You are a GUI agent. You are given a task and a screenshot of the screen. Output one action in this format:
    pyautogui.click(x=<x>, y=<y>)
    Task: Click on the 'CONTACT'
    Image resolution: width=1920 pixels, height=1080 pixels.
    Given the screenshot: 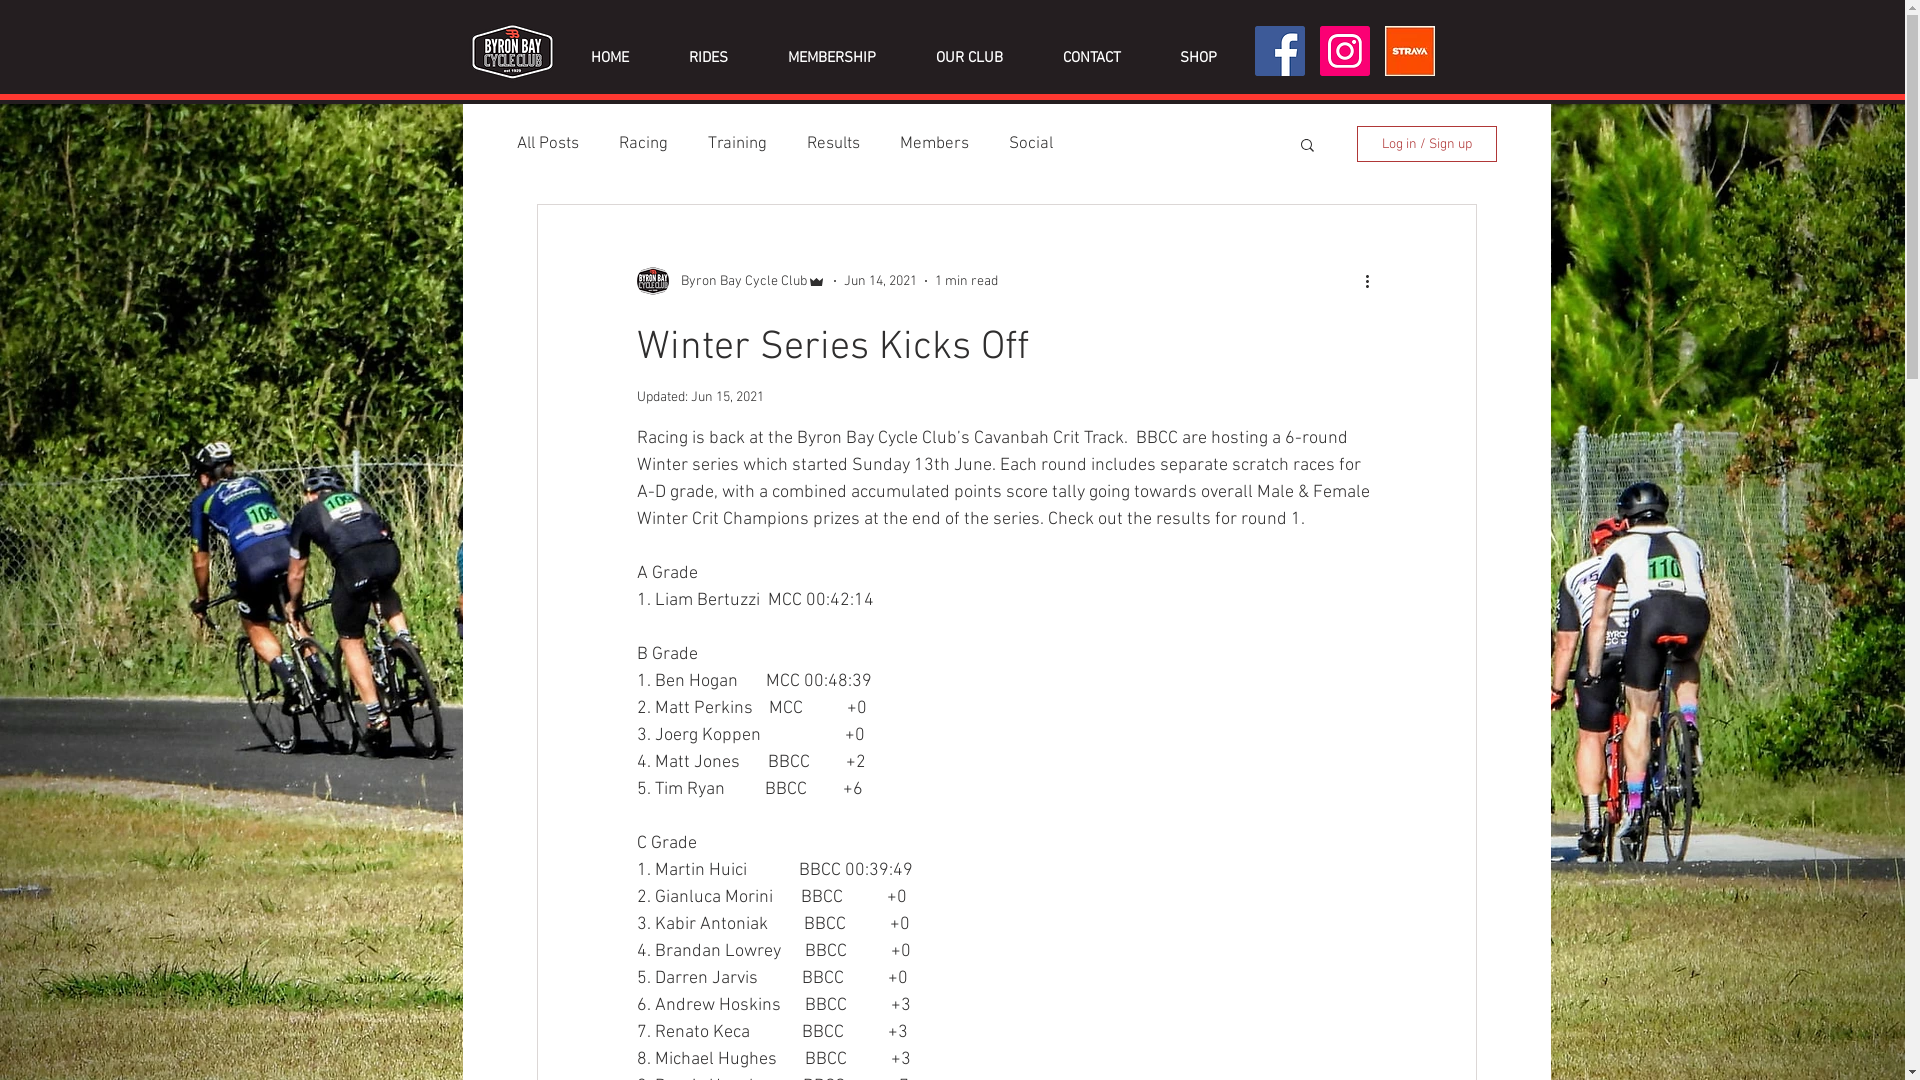 What is the action you would take?
    pyautogui.click(x=1089, y=56)
    